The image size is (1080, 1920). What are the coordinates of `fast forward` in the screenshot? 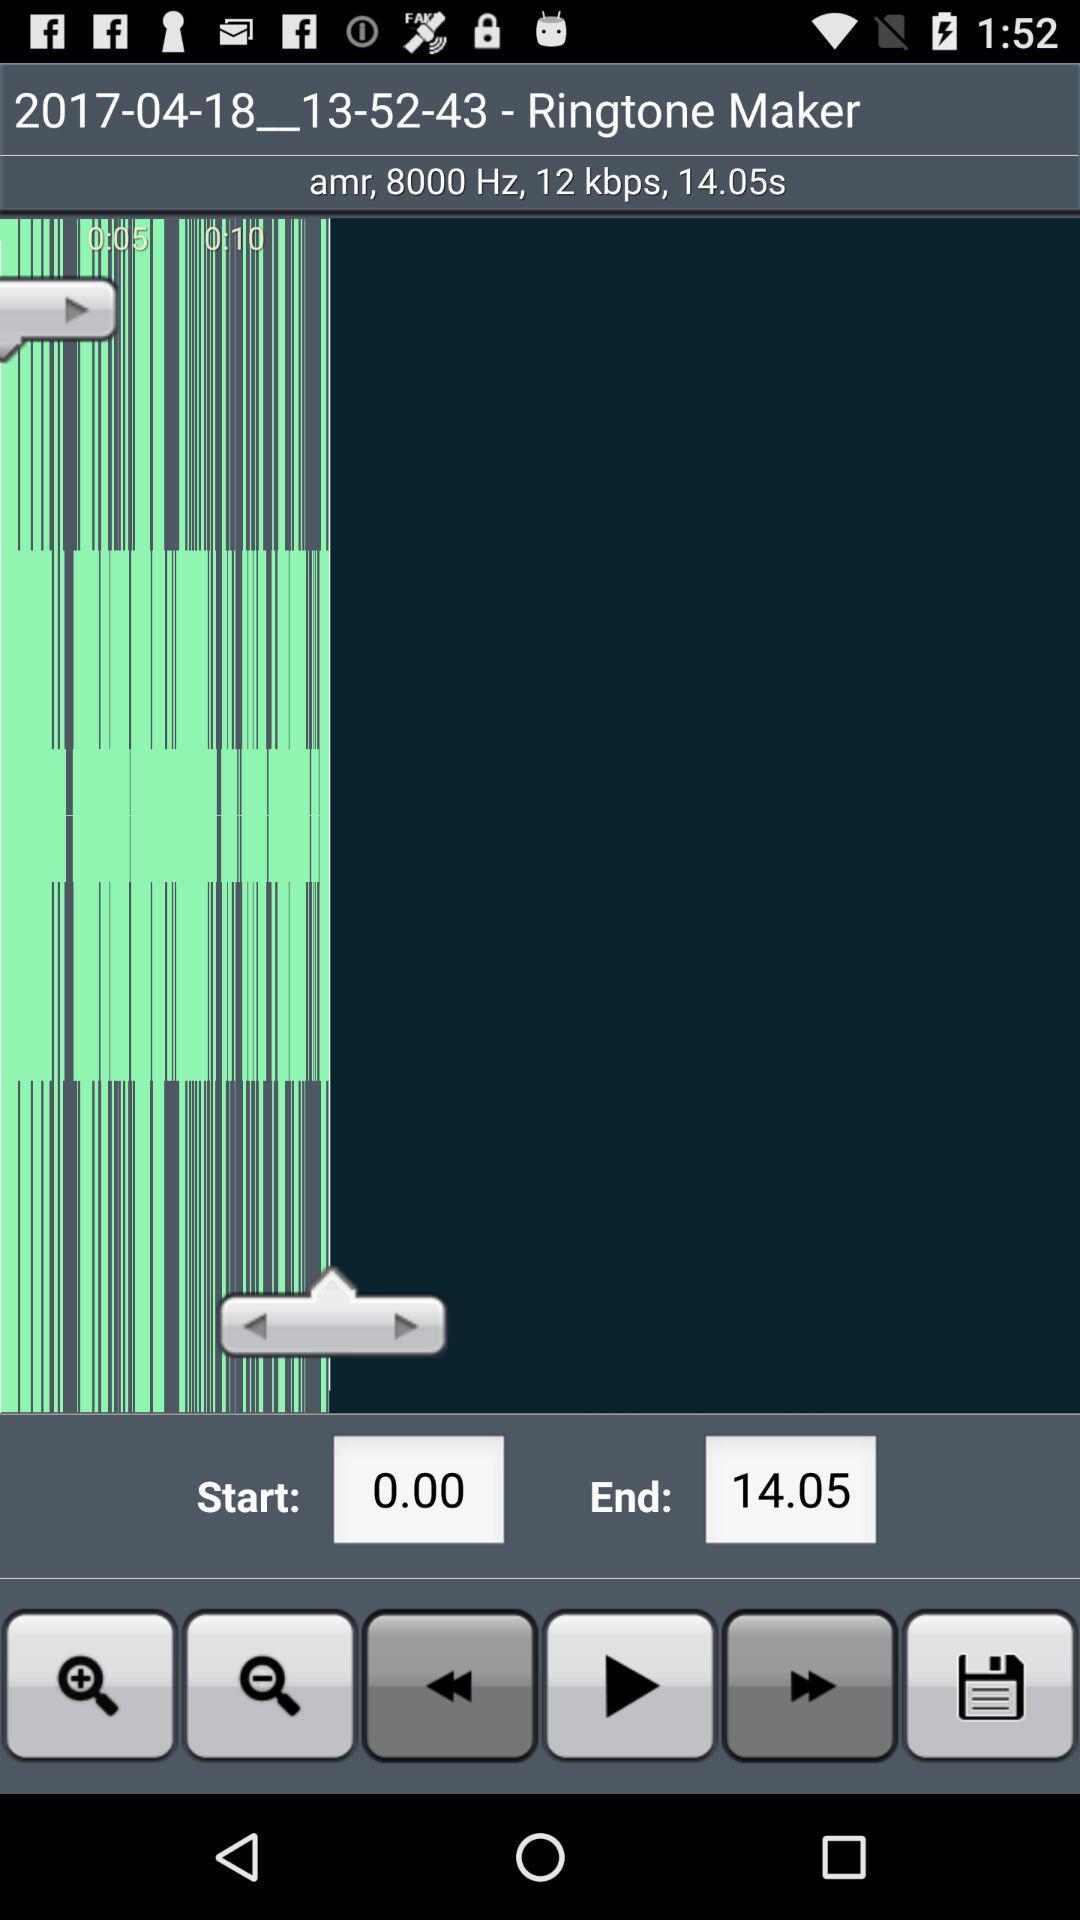 It's located at (810, 1684).